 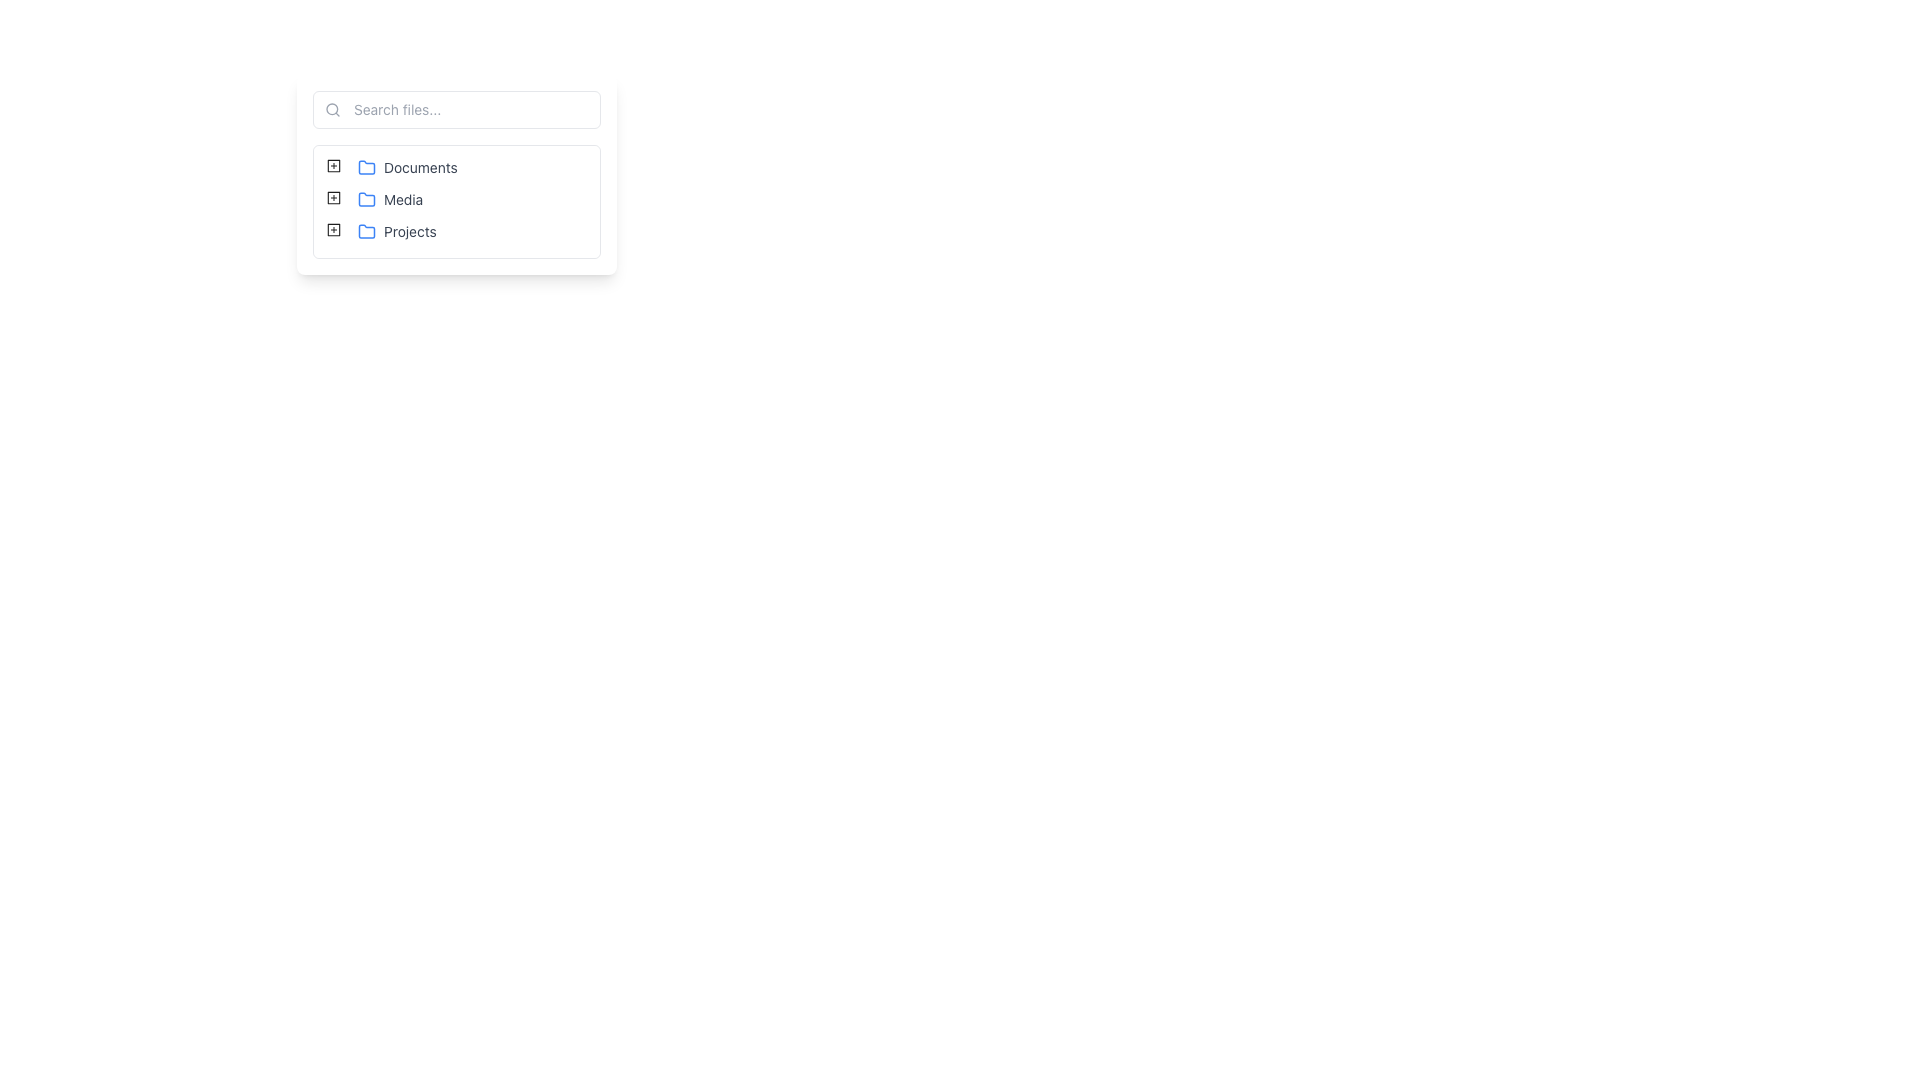 What do you see at coordinates (406, 167) in the screenshot?
I see `the 'Documents' text label with a blue folder icon beside it` at bounding box center [406, 167].